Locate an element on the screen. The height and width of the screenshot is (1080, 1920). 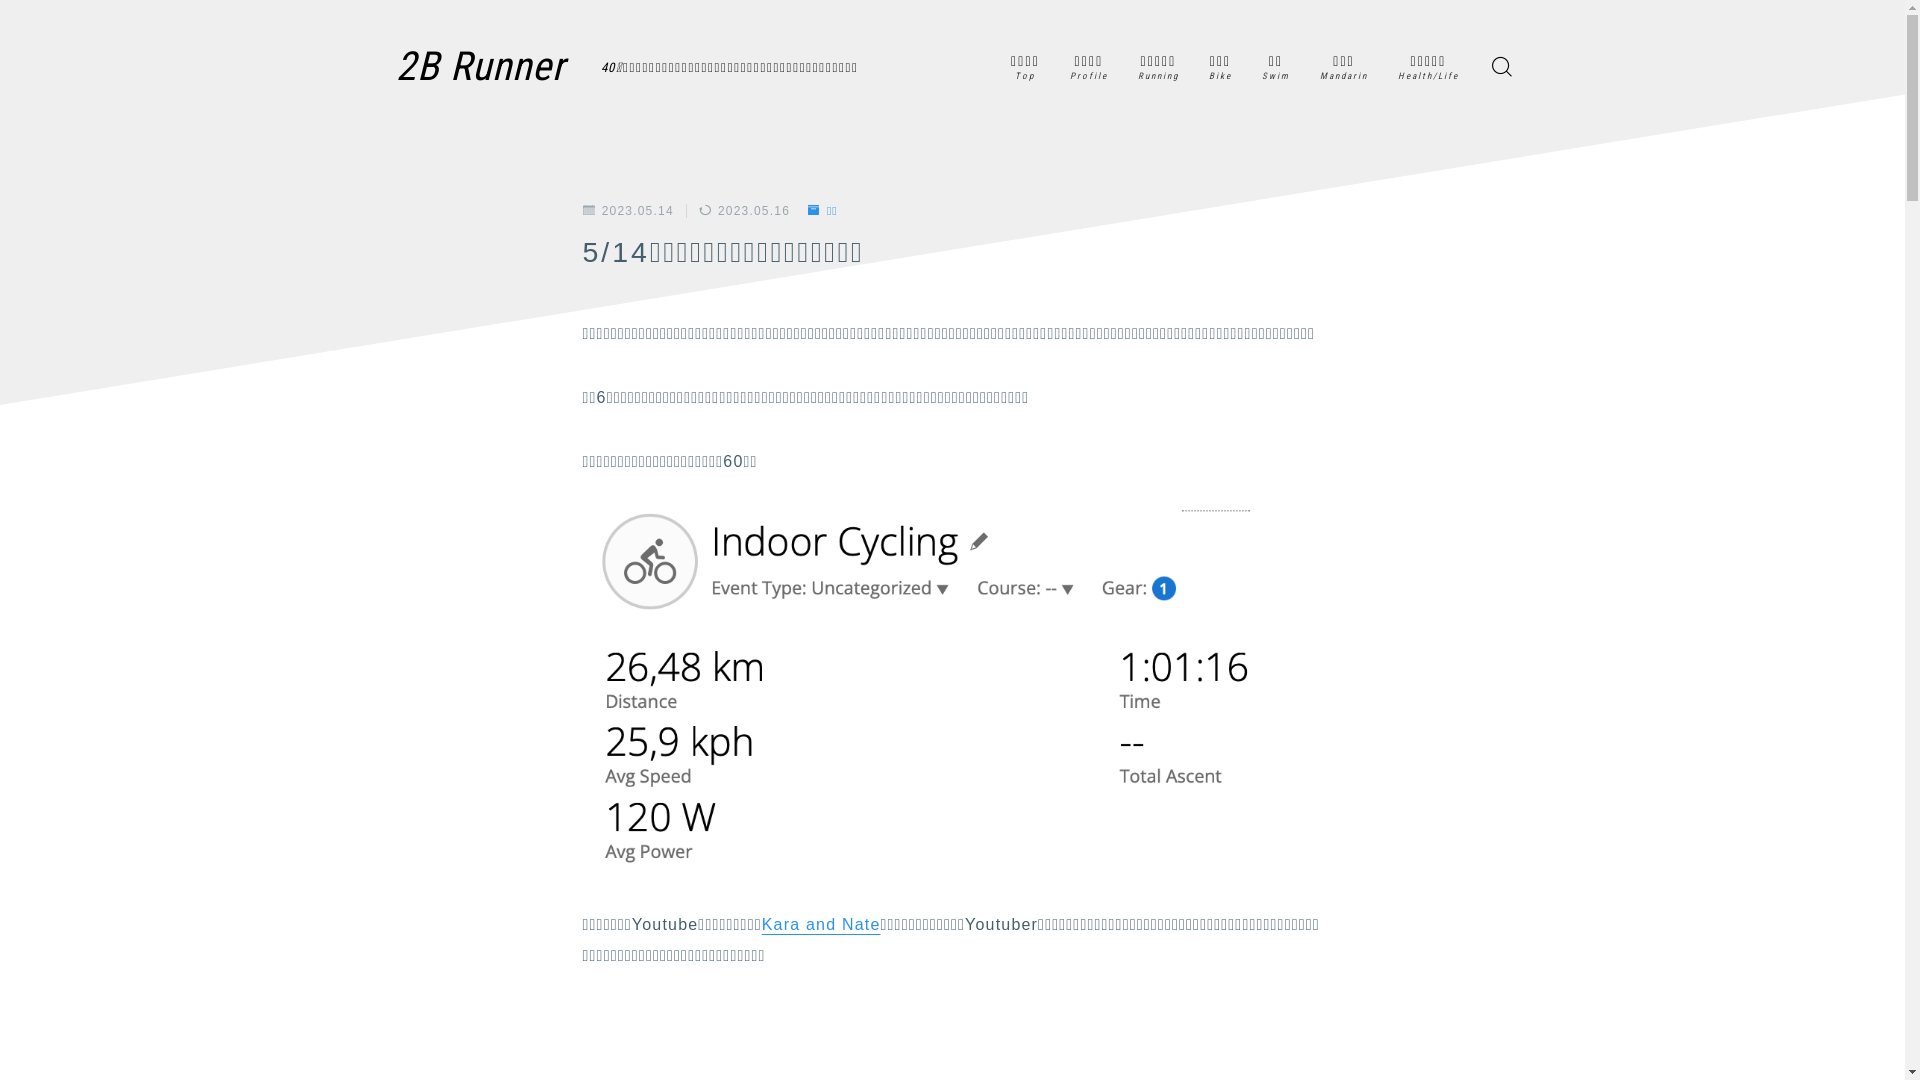
'2B Runner' is located at coordinates (483, 64).